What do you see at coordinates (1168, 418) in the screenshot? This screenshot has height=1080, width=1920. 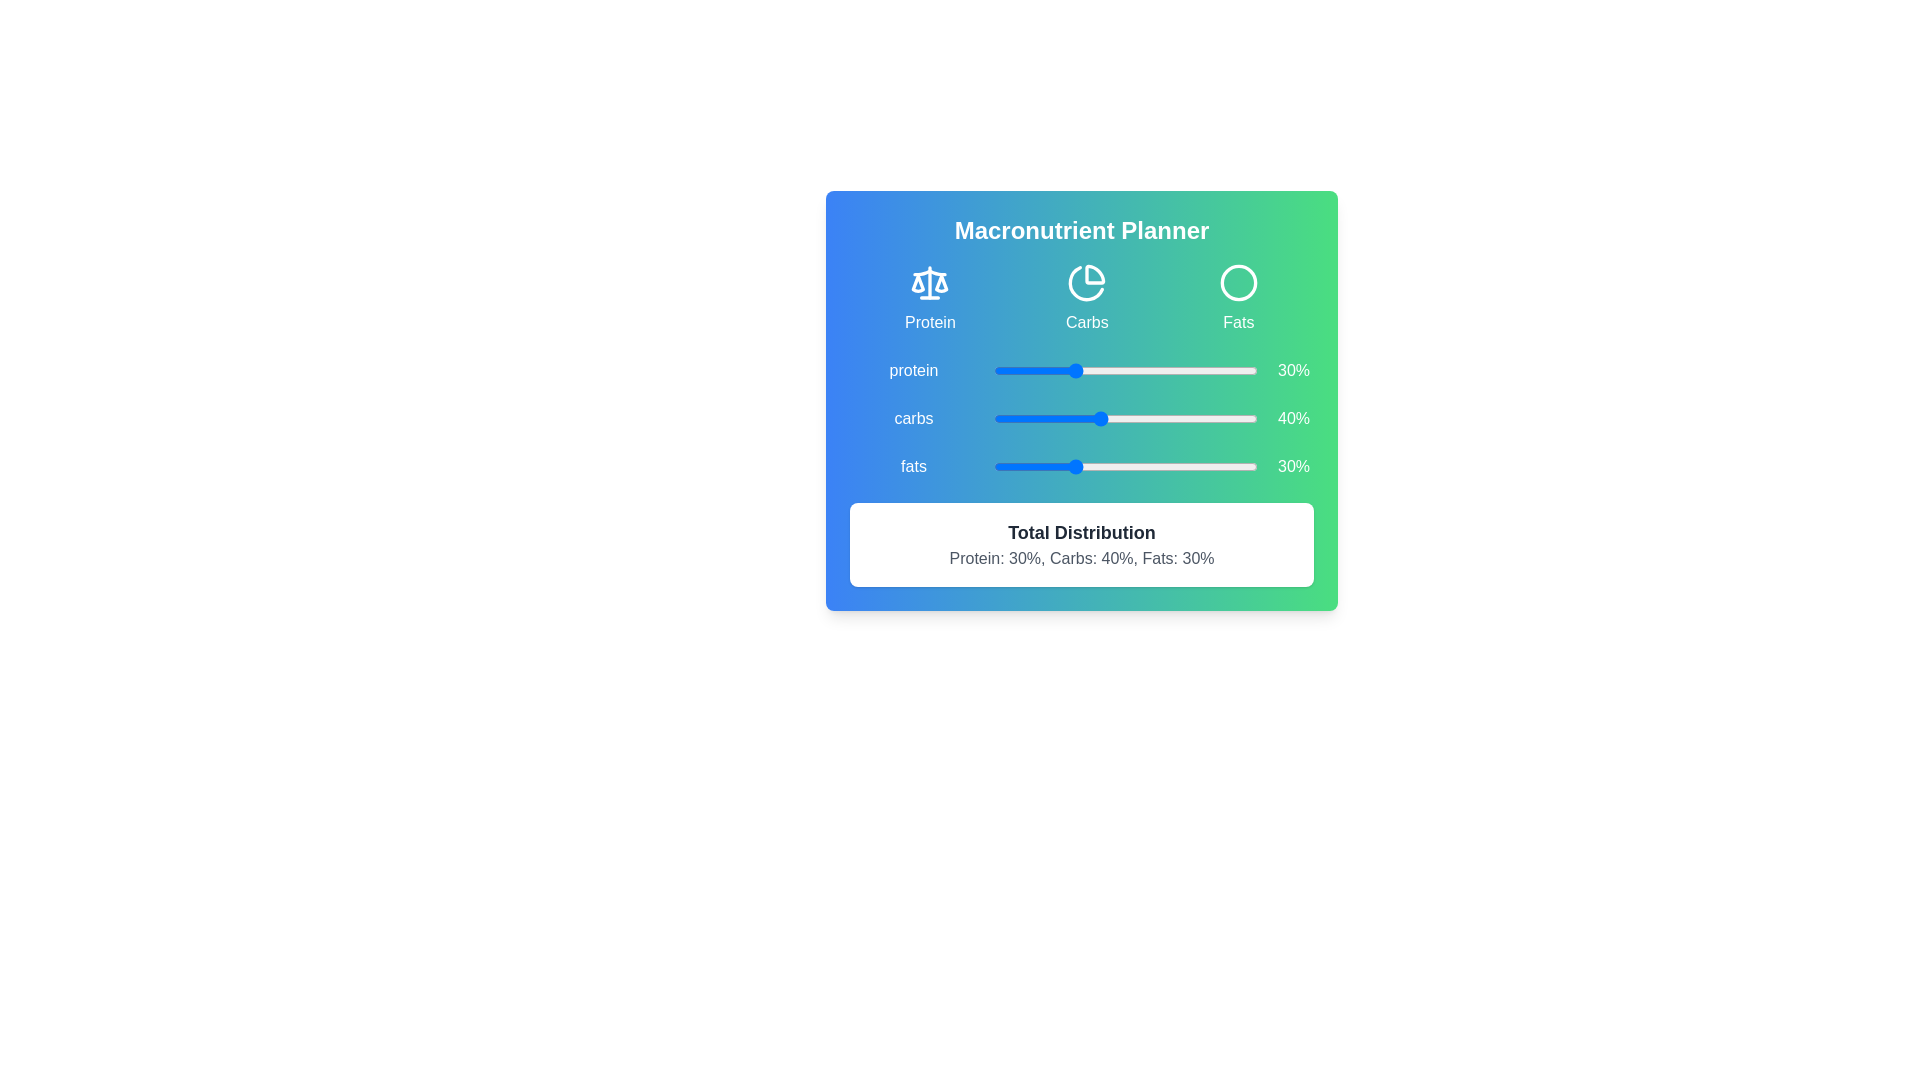 I see `the carbs percentage` at bounding box center [1168, 418].